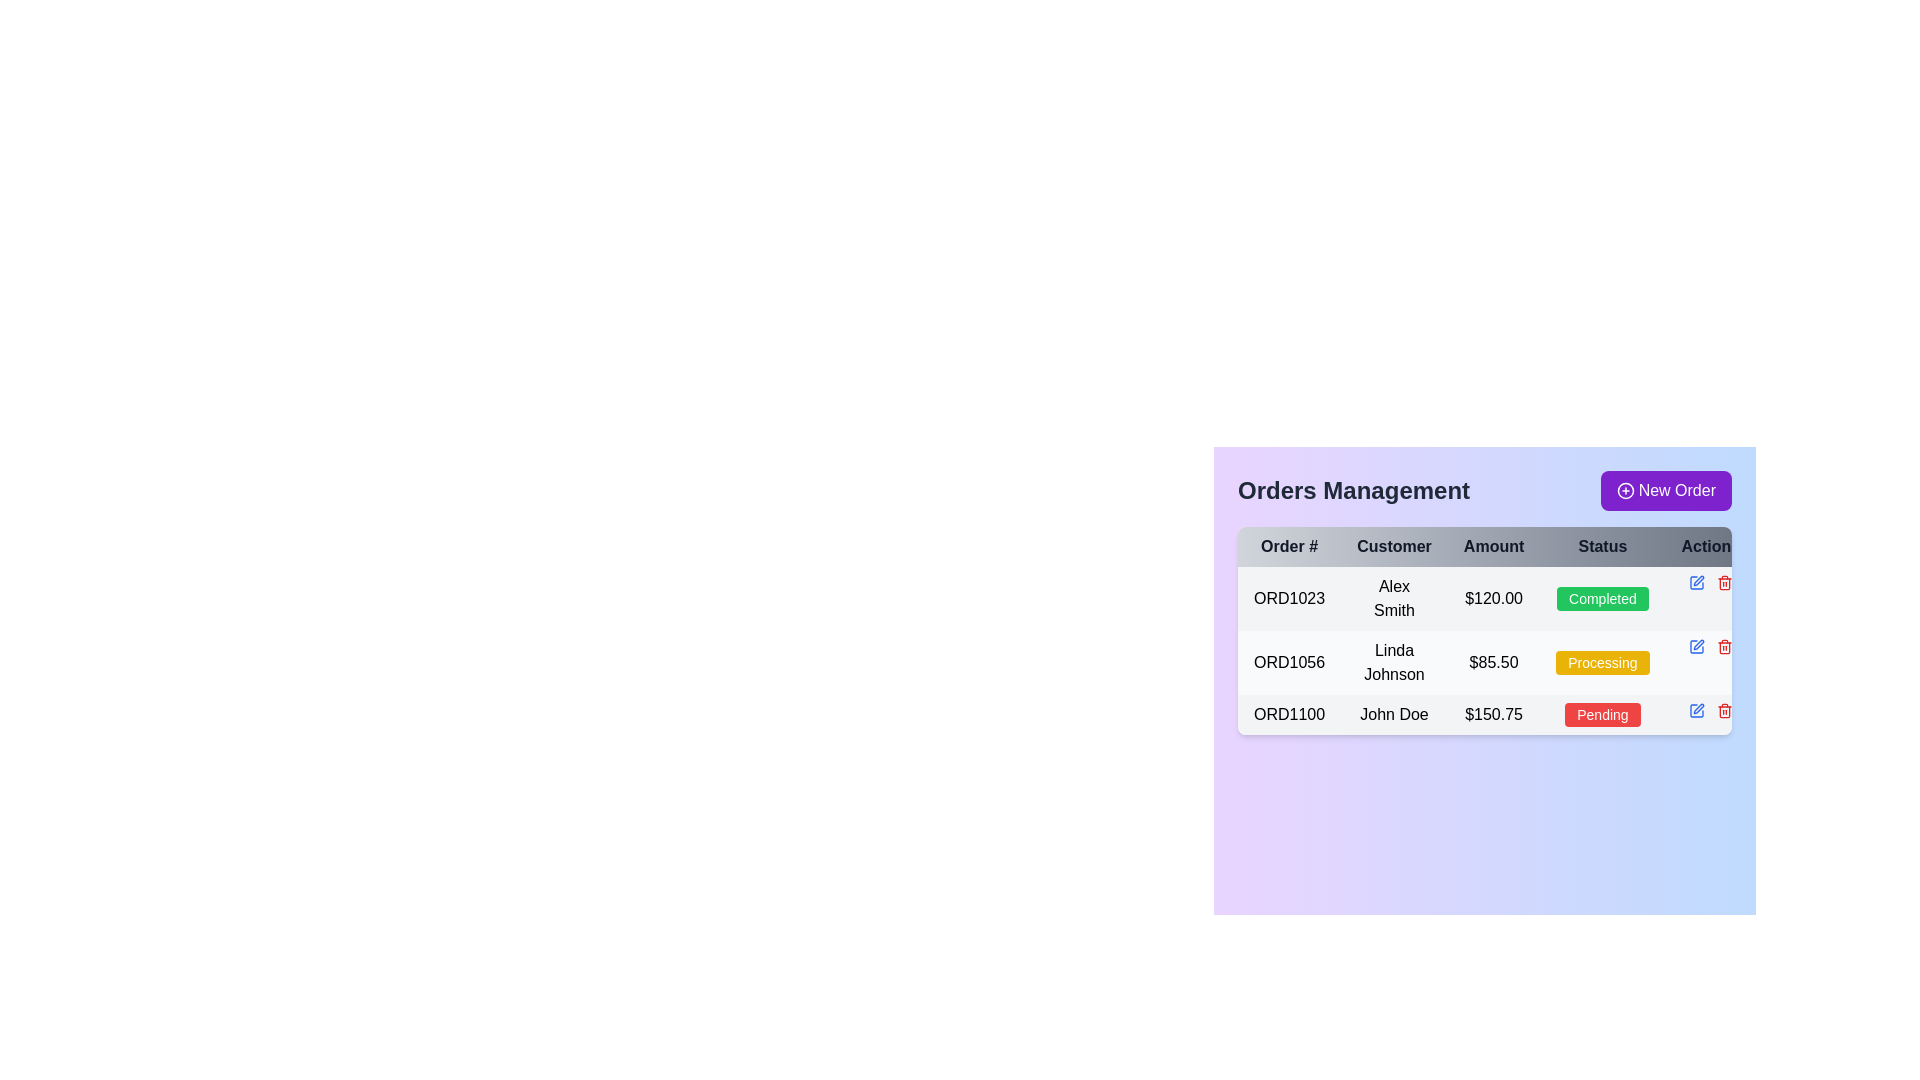 The height and width of the screenshot is (1080, 1920). What do you see at coordinates (1602, 597) in the screenshot?
I see `the status indicator text label located in the 'Status' column of the first row corresponding to order 'ORD1023', which indicates that the order has been completed` at bounding box center [1602, 597].